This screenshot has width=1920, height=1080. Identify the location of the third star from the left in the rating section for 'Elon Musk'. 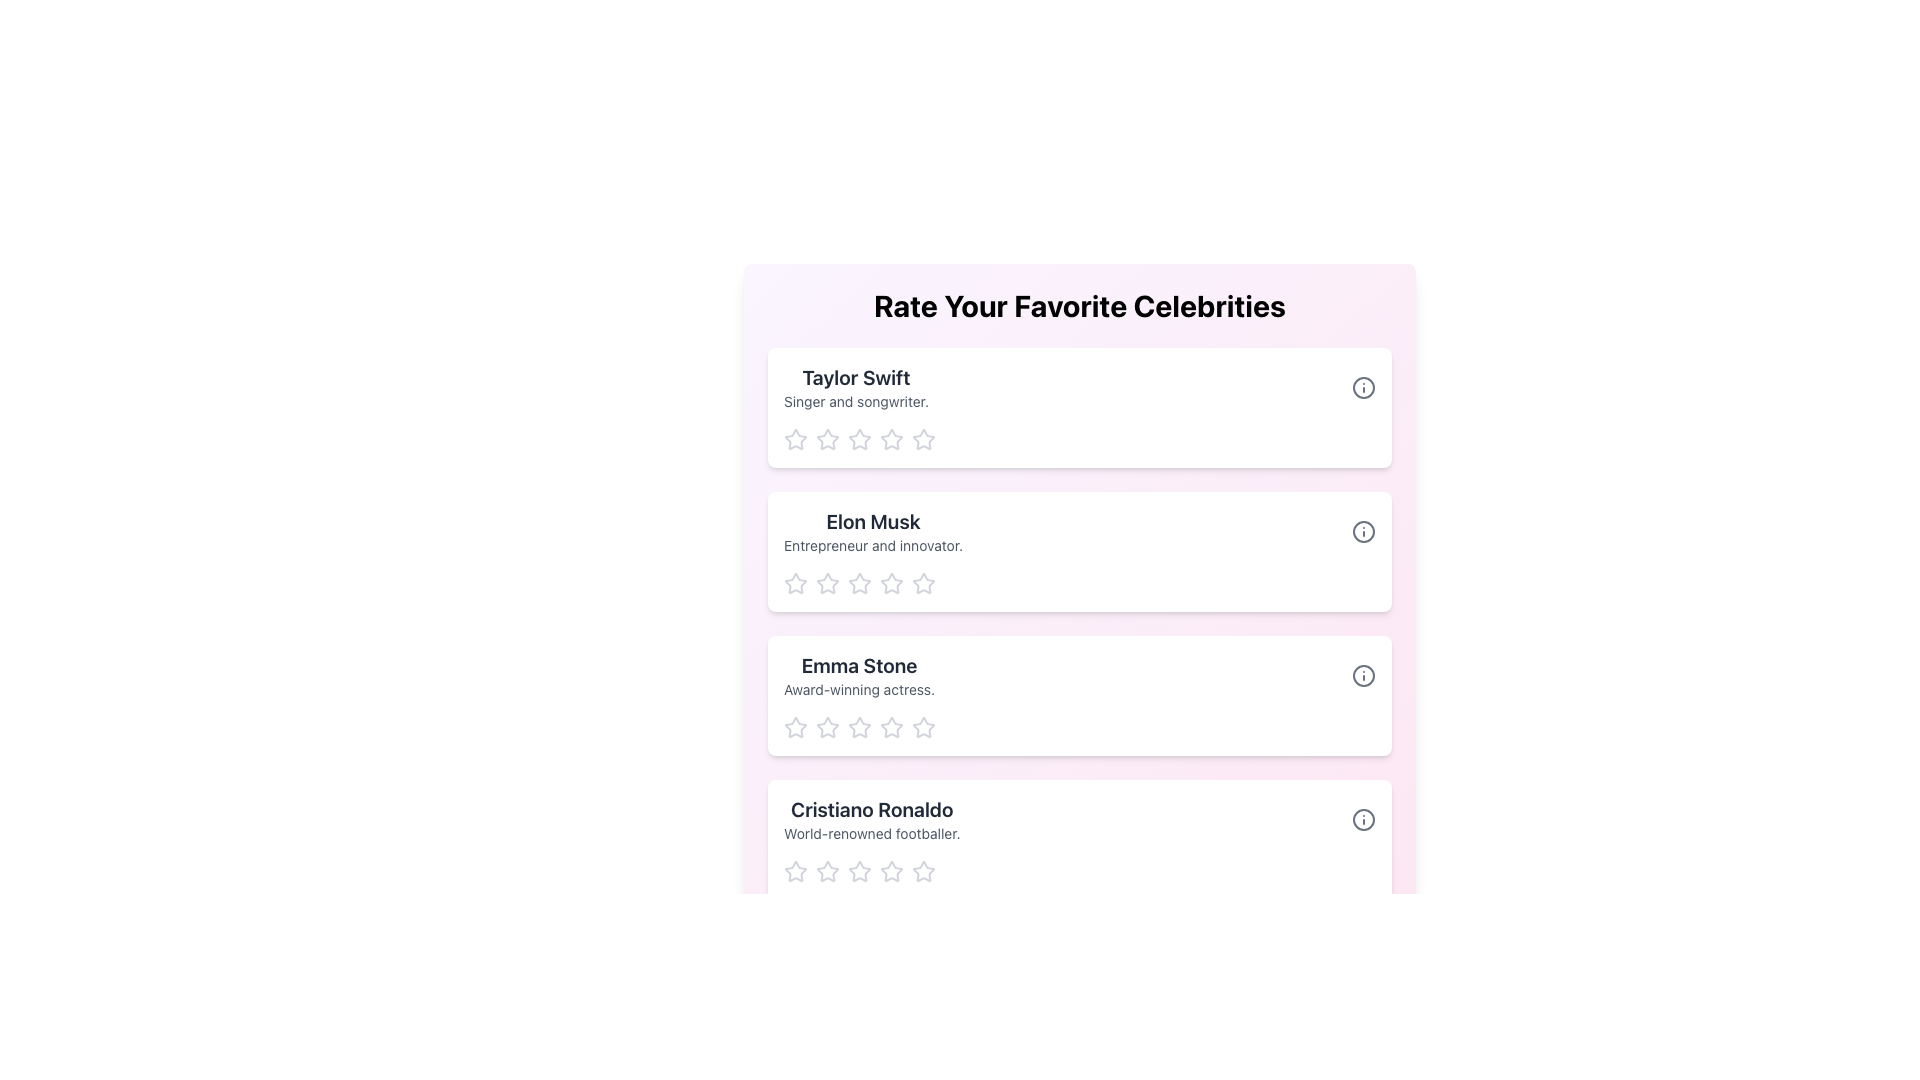
(859, 583).